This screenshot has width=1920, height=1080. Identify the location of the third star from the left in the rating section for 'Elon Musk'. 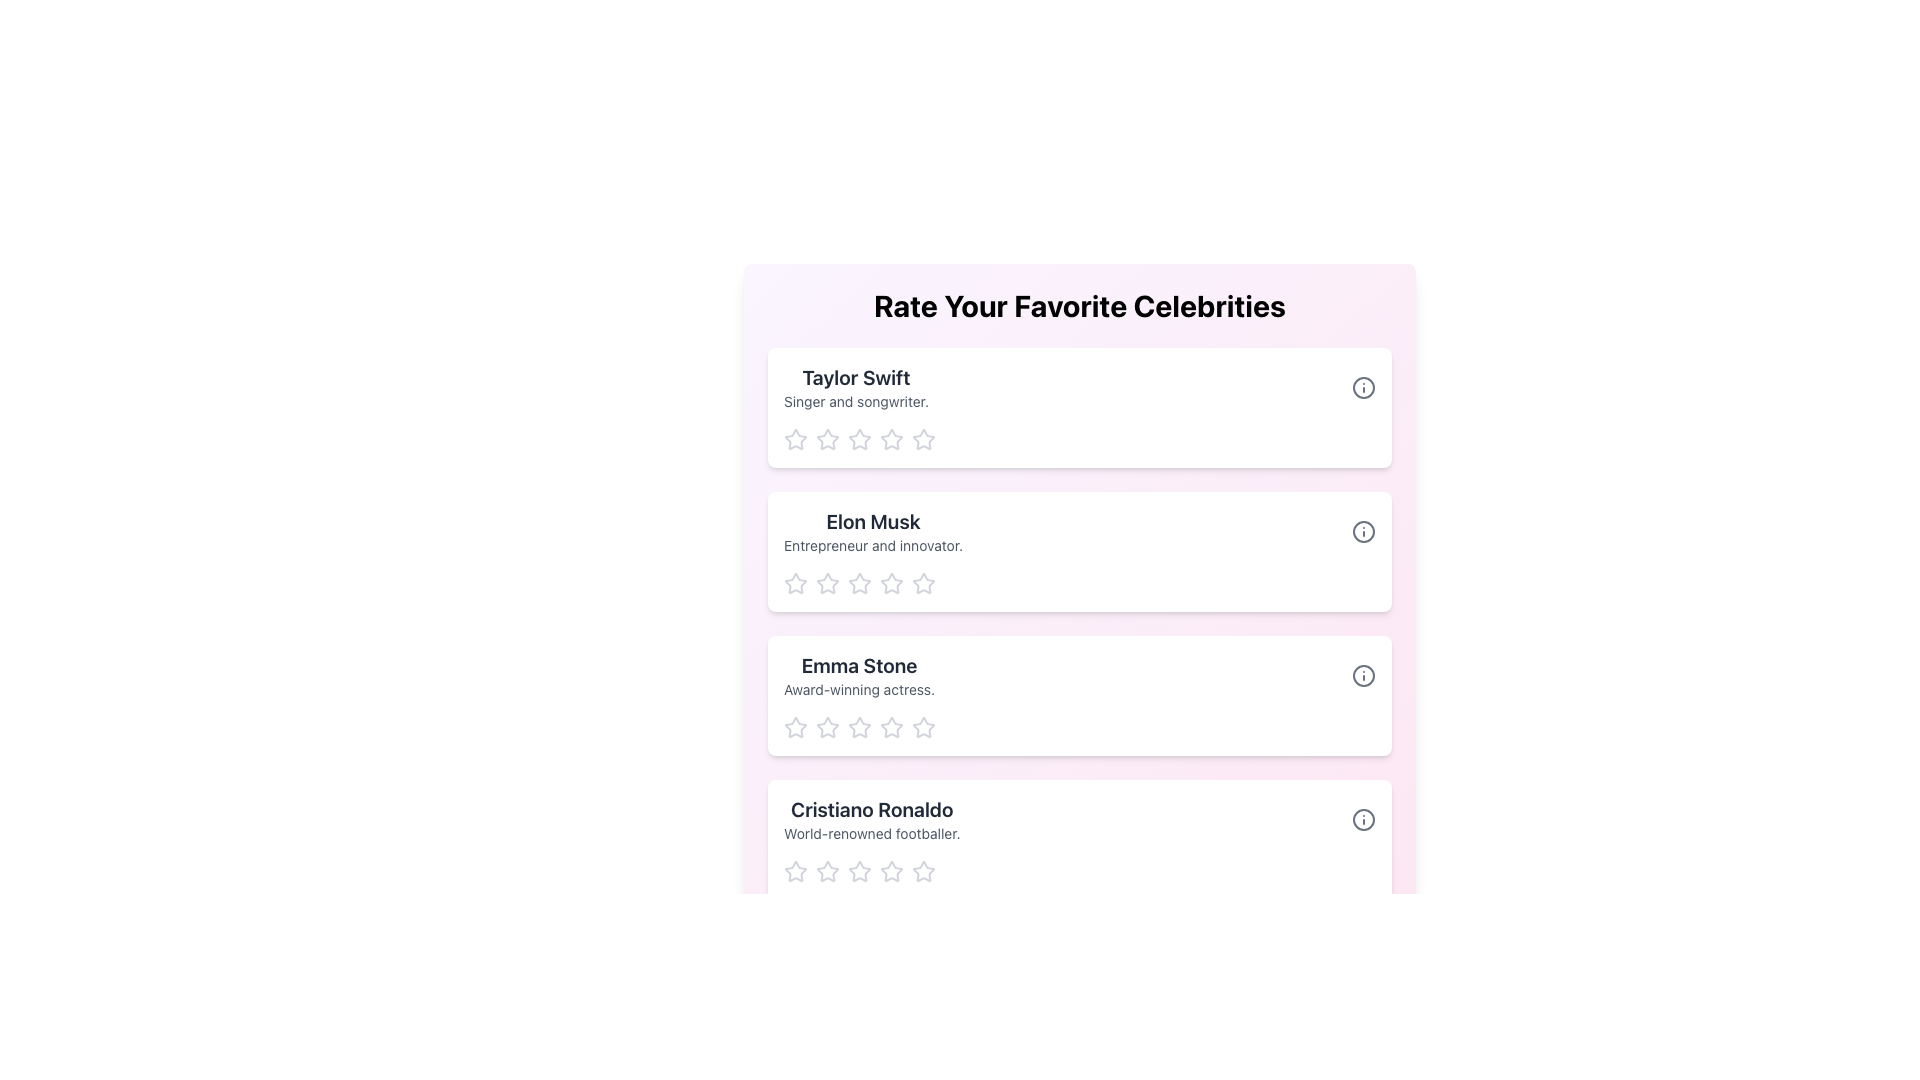
(859, 583).